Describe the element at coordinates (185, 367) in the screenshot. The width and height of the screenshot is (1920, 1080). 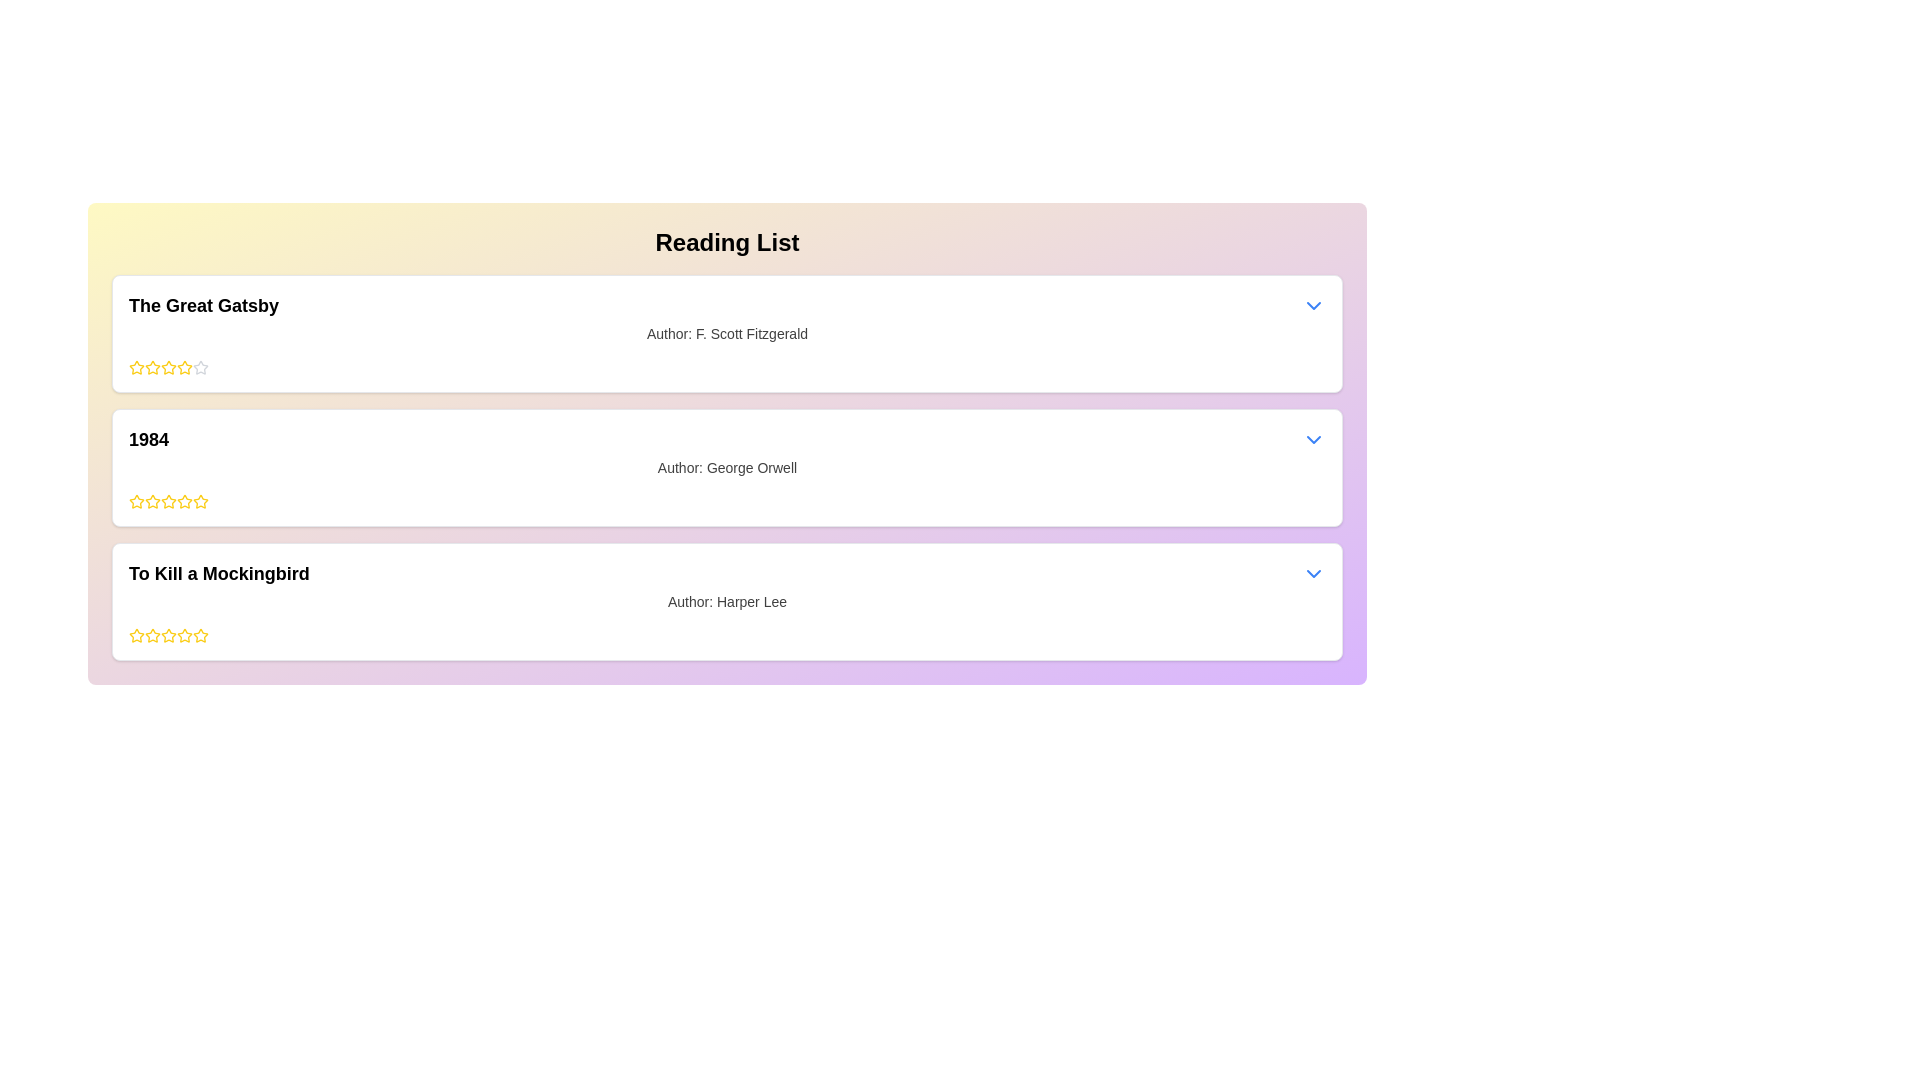
I see `the yellow star icon, which is the second star in the rating component under the title 'The Great Gatsby' in the 'Reading List' section` at that location.